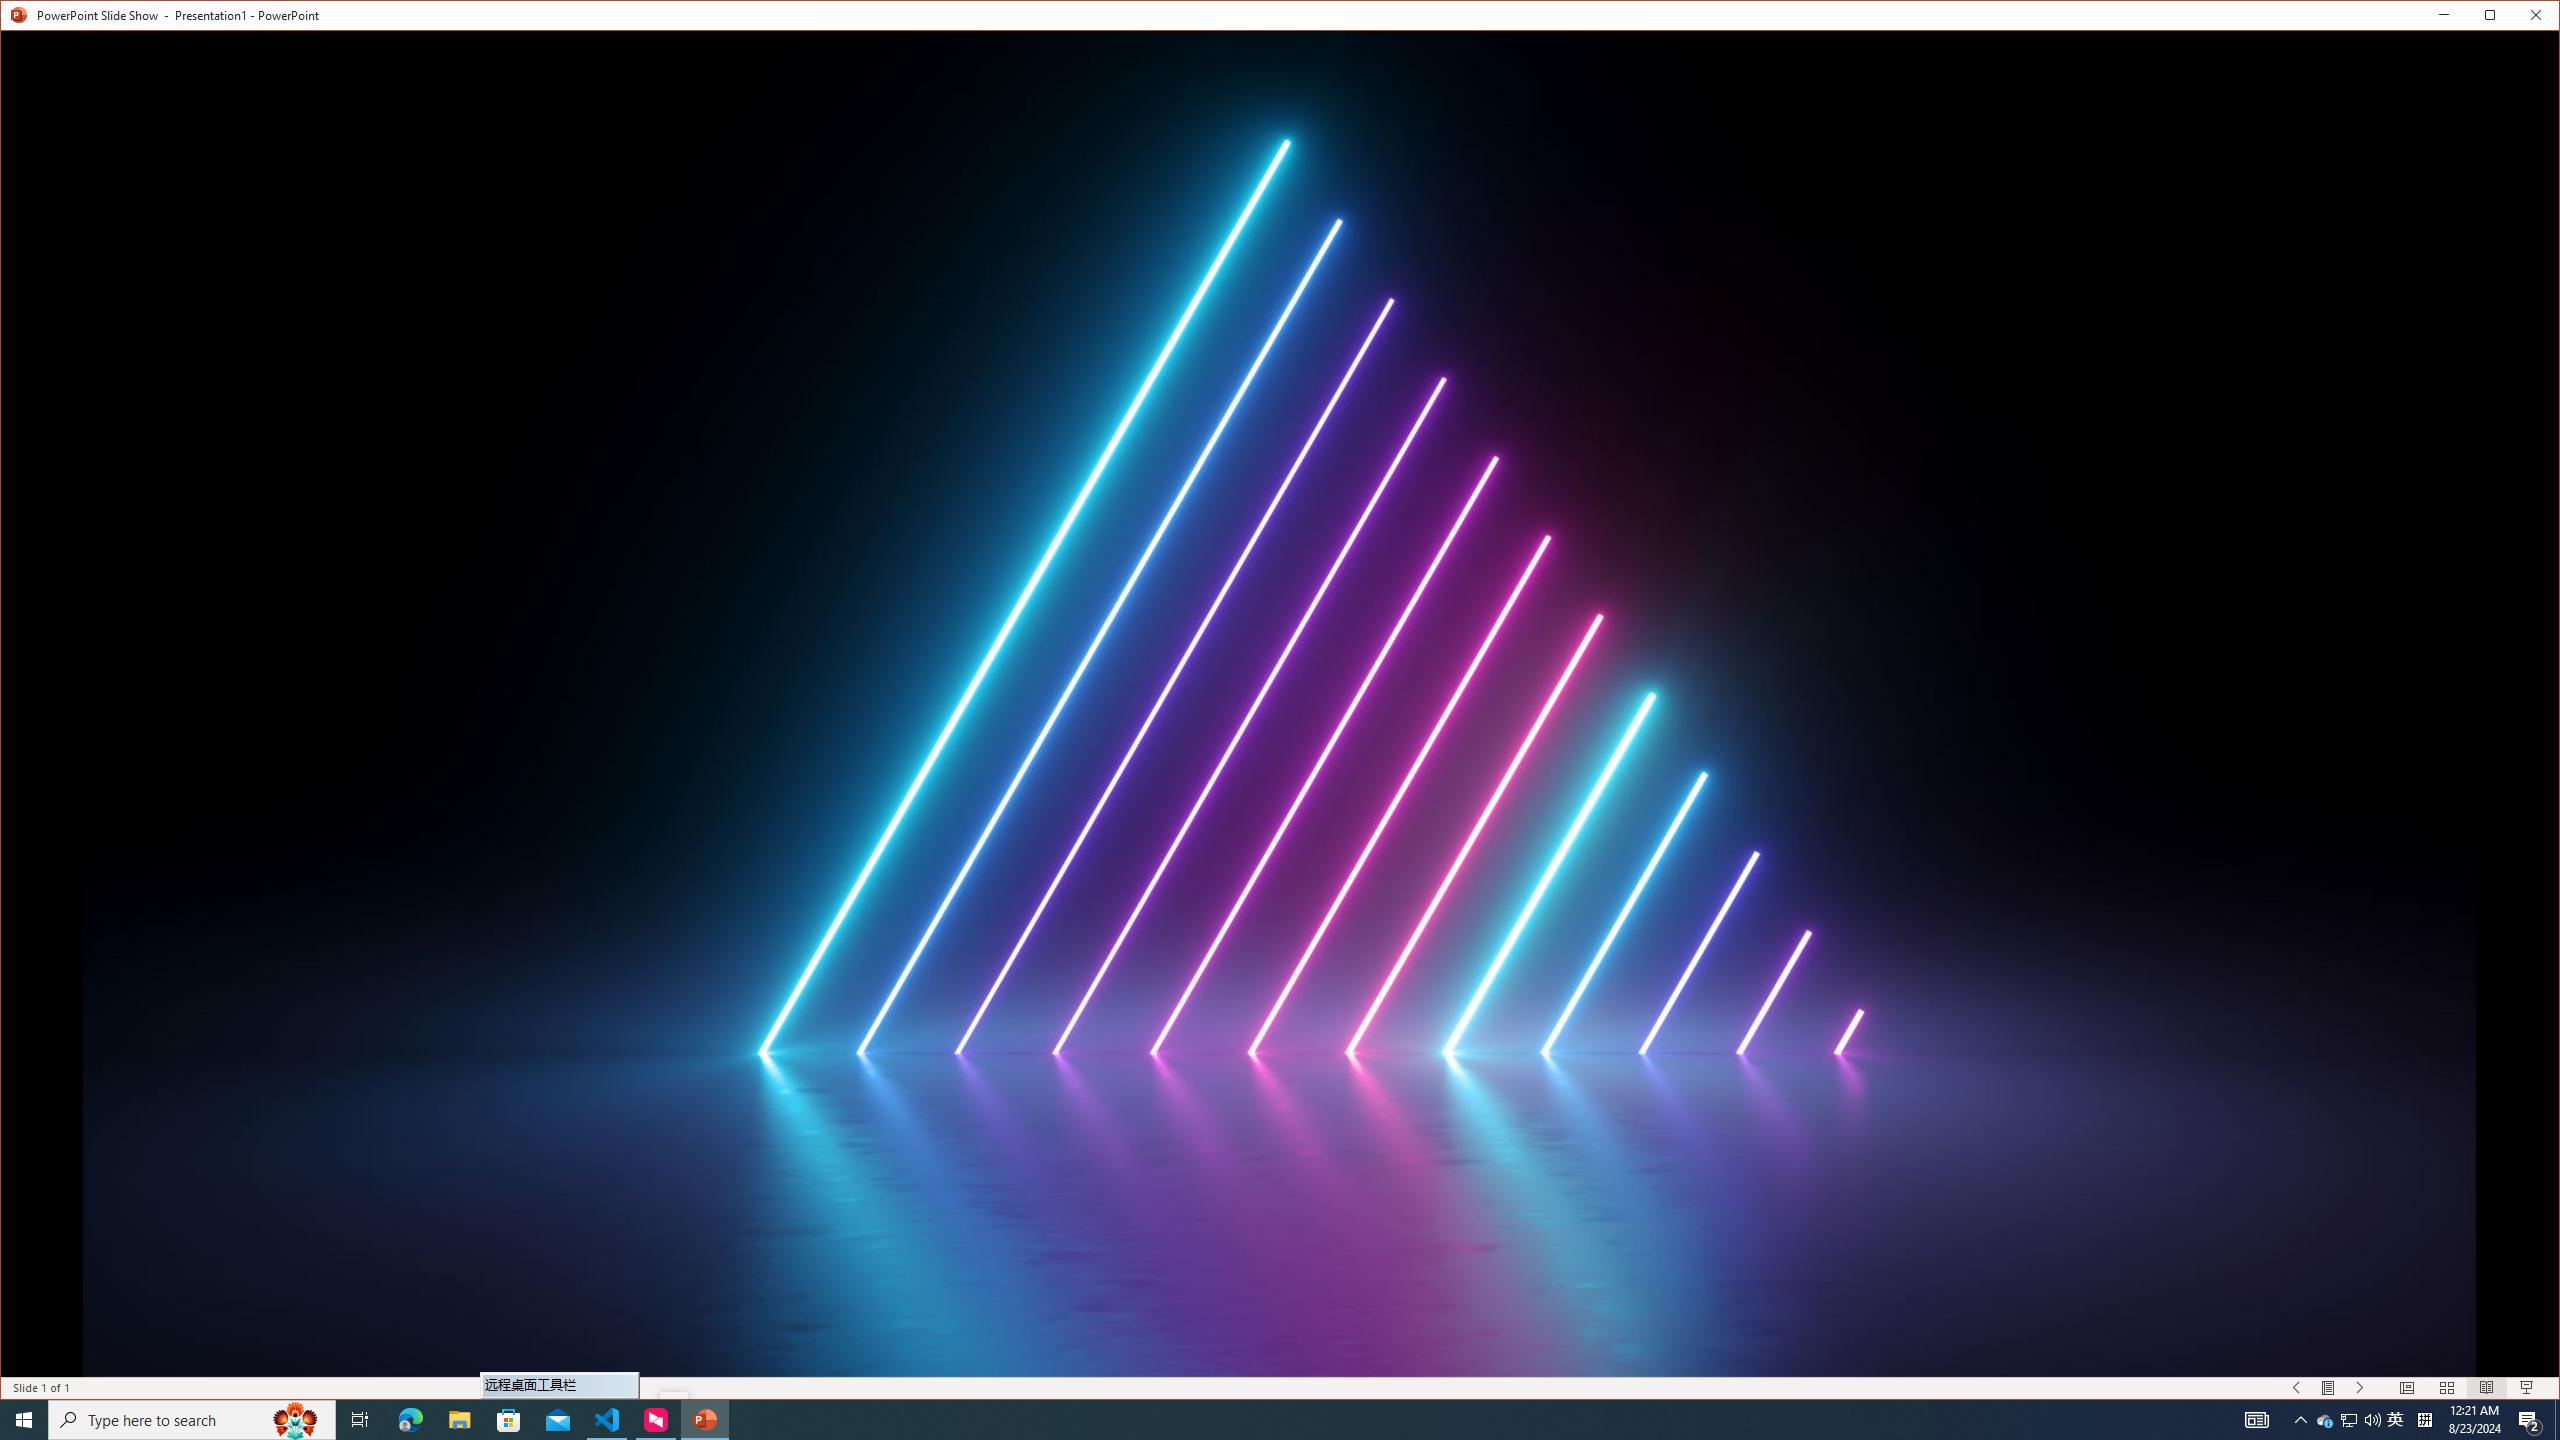 Image resolution: width=2560 pixels, height=1440 pixels. Describe the element at coordinates (2296, 1387) in the screenshot. I see `'Slide Show Previous On'` at that location.